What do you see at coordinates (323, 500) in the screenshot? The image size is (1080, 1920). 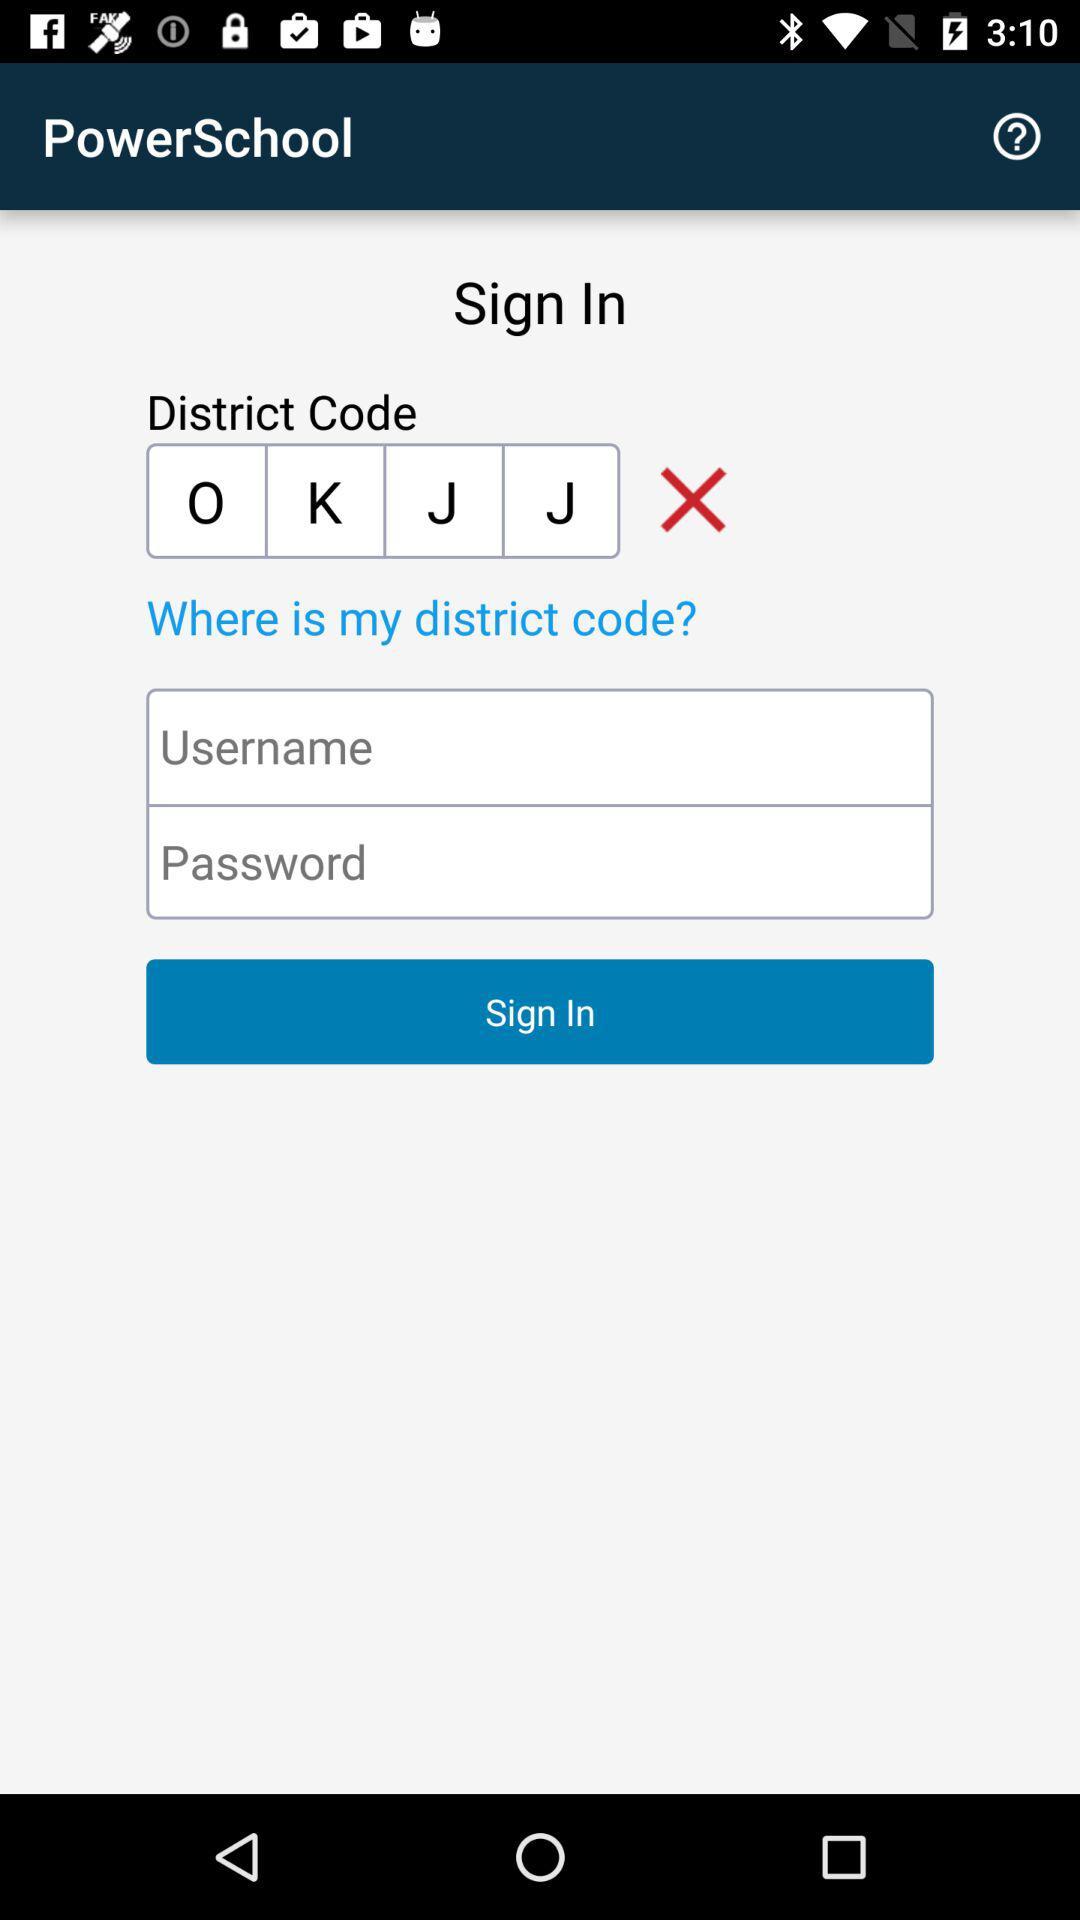 I see `k item` at bounding box center [323, 500].